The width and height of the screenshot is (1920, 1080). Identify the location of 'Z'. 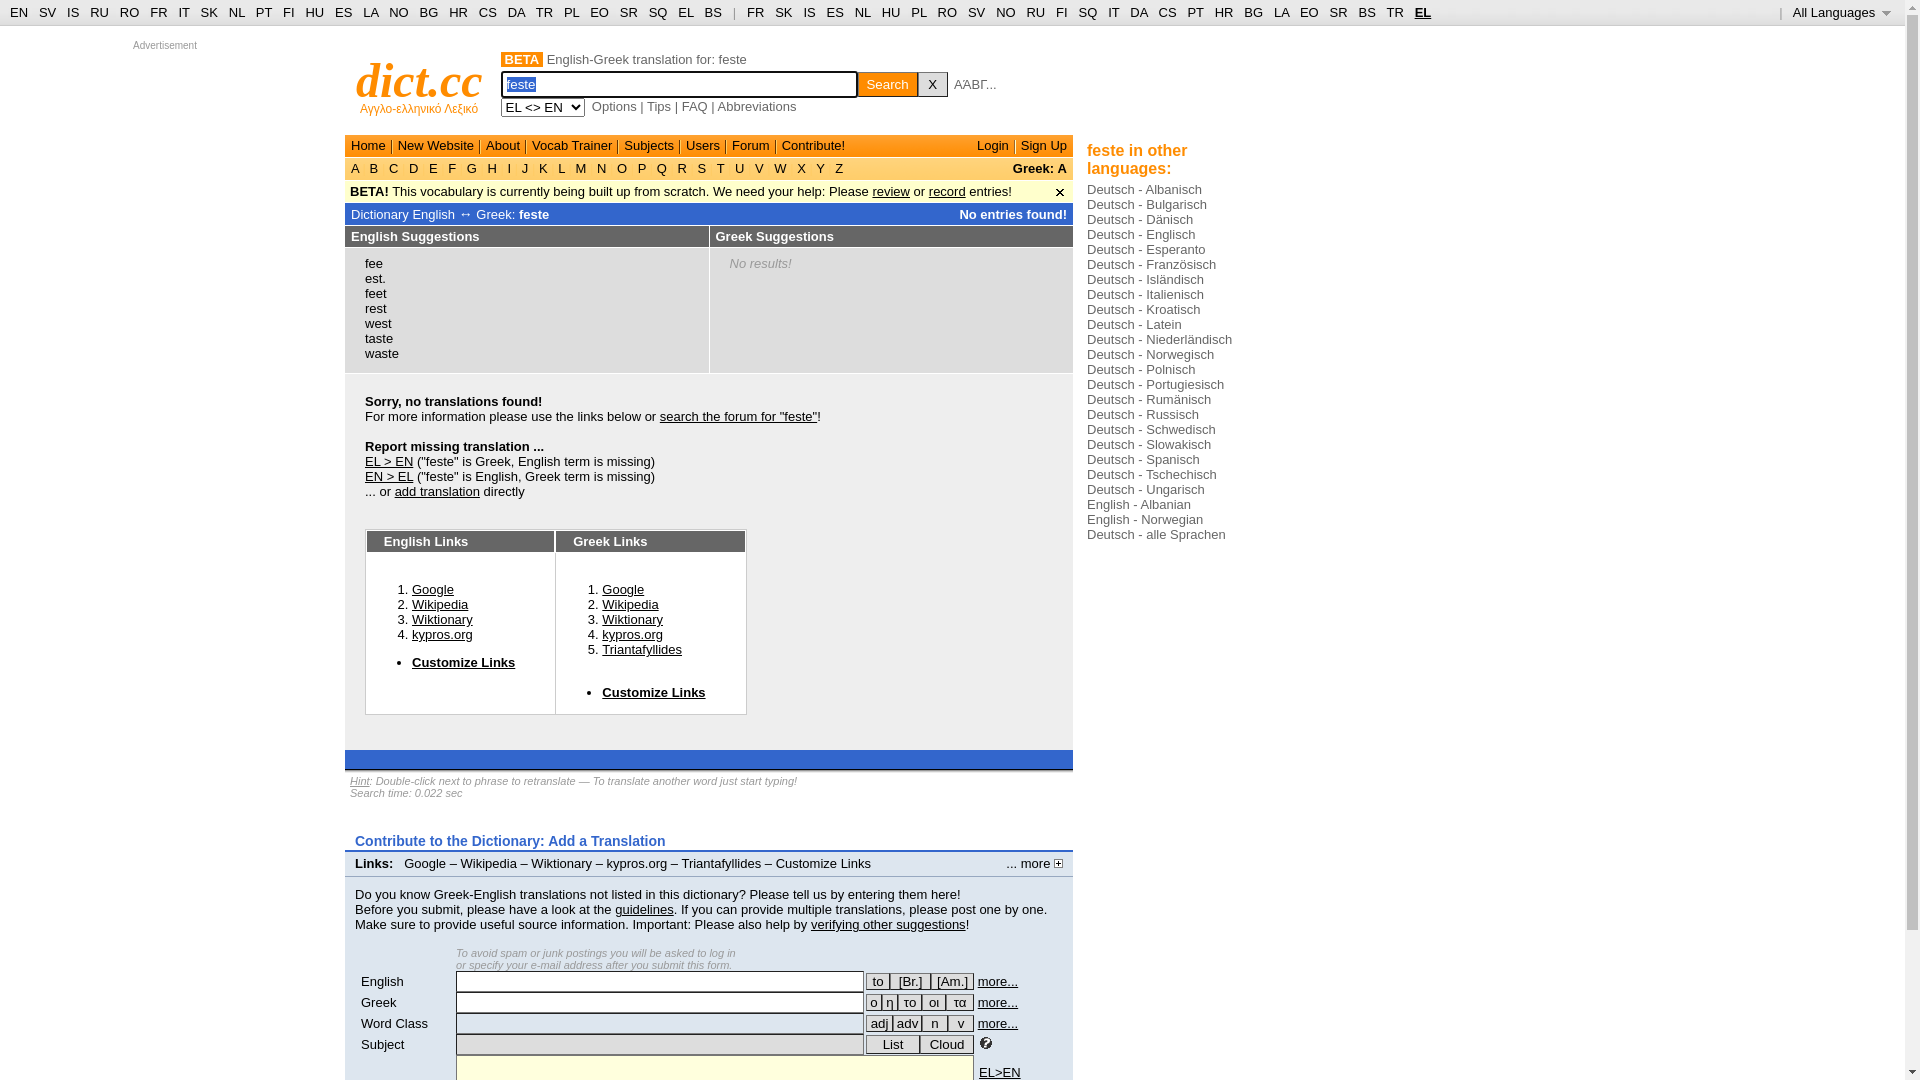
(839, 167).